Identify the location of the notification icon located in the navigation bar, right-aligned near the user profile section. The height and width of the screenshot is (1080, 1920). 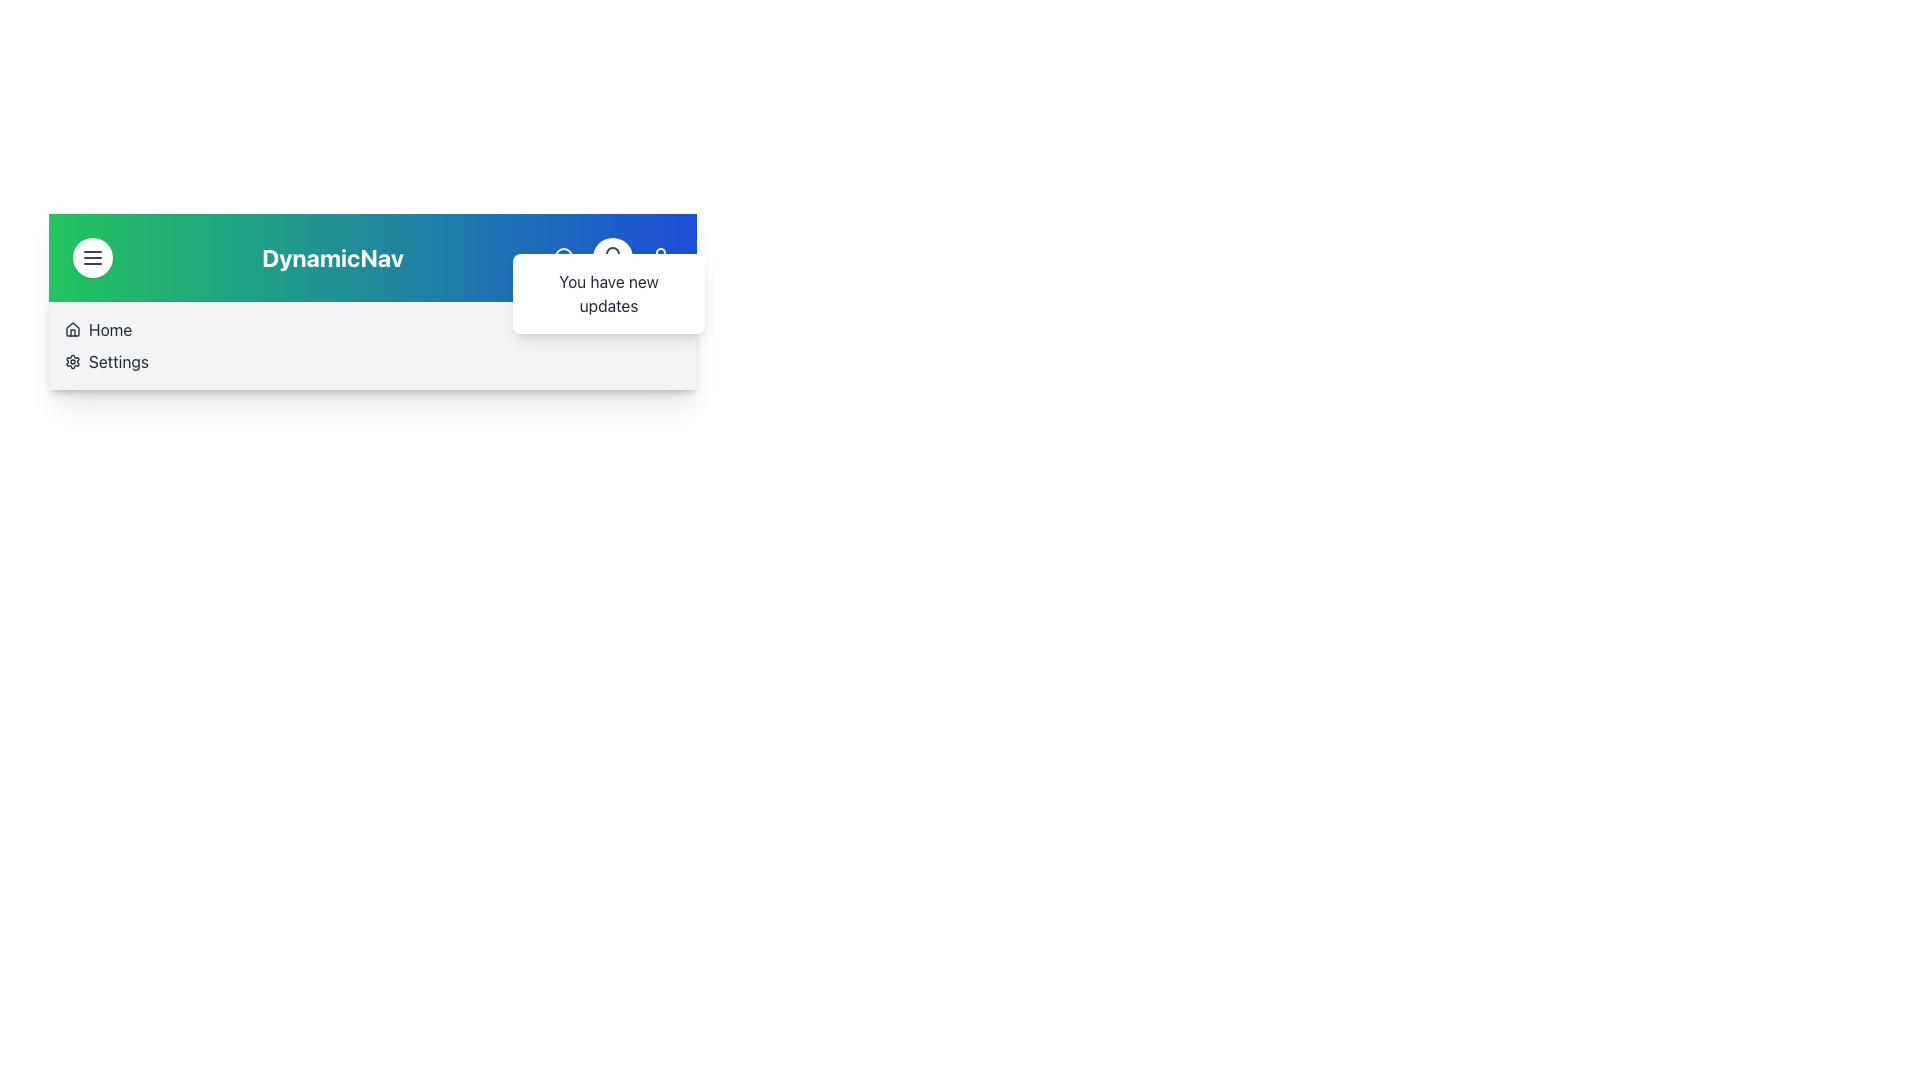
(612, 257).